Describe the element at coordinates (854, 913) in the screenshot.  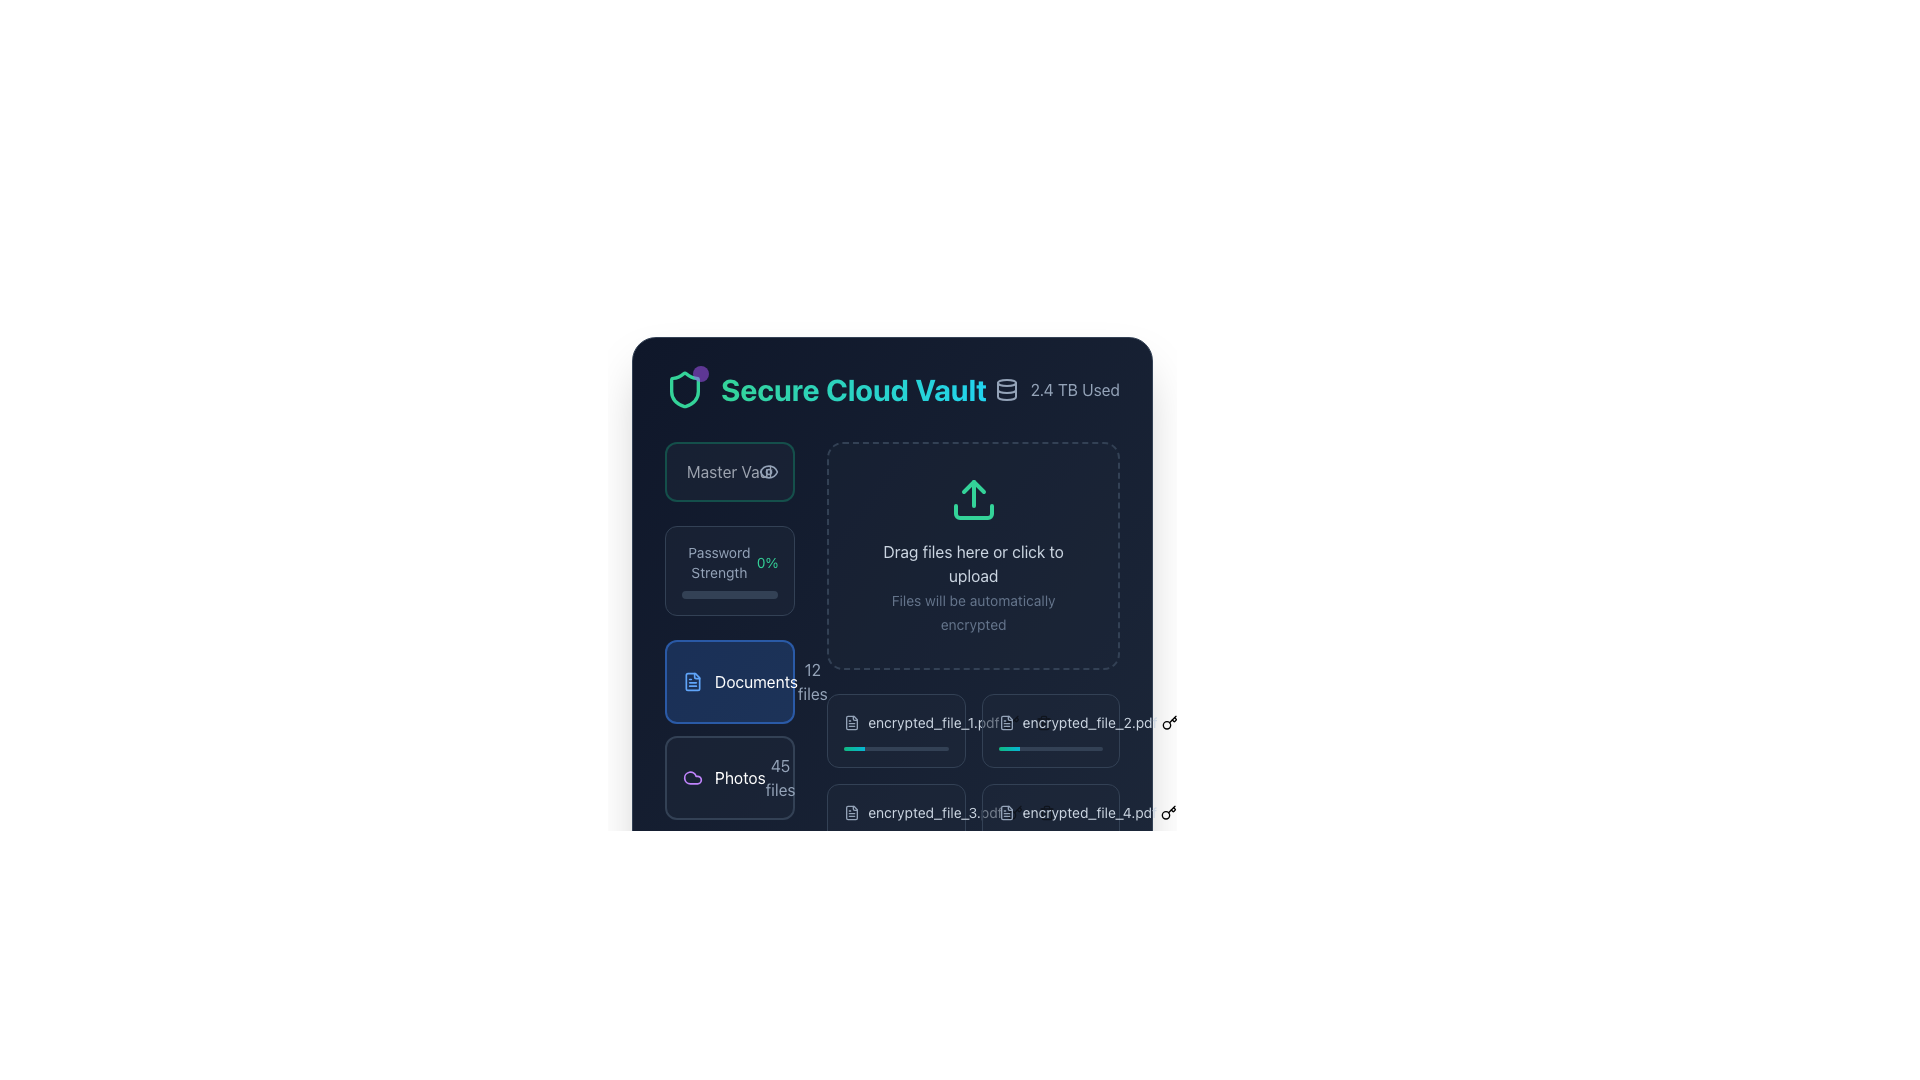
I see `the warning icon that serves as a visual indicator for alert messages, located on the left side of the warning message text` at that location.